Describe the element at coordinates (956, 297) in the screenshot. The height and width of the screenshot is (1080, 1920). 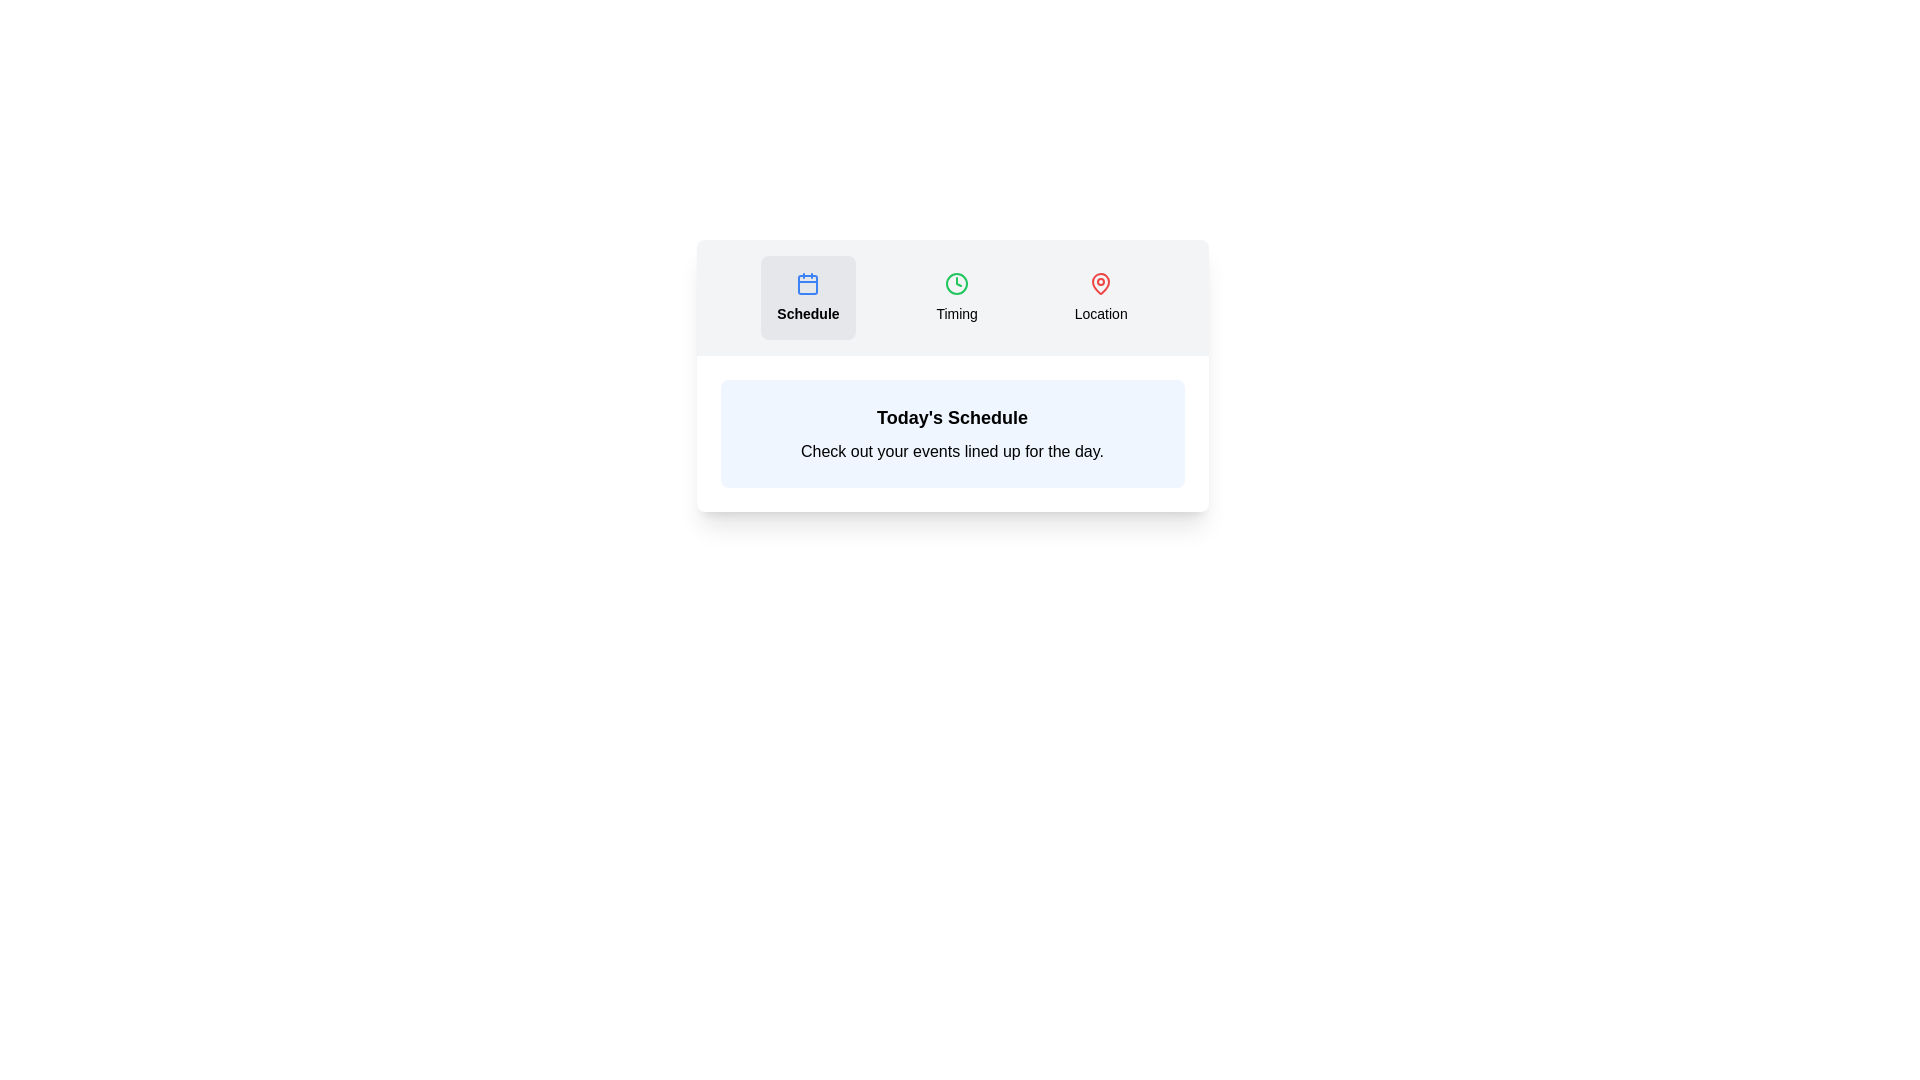
I see `the tab button labeled Timing` at that location.